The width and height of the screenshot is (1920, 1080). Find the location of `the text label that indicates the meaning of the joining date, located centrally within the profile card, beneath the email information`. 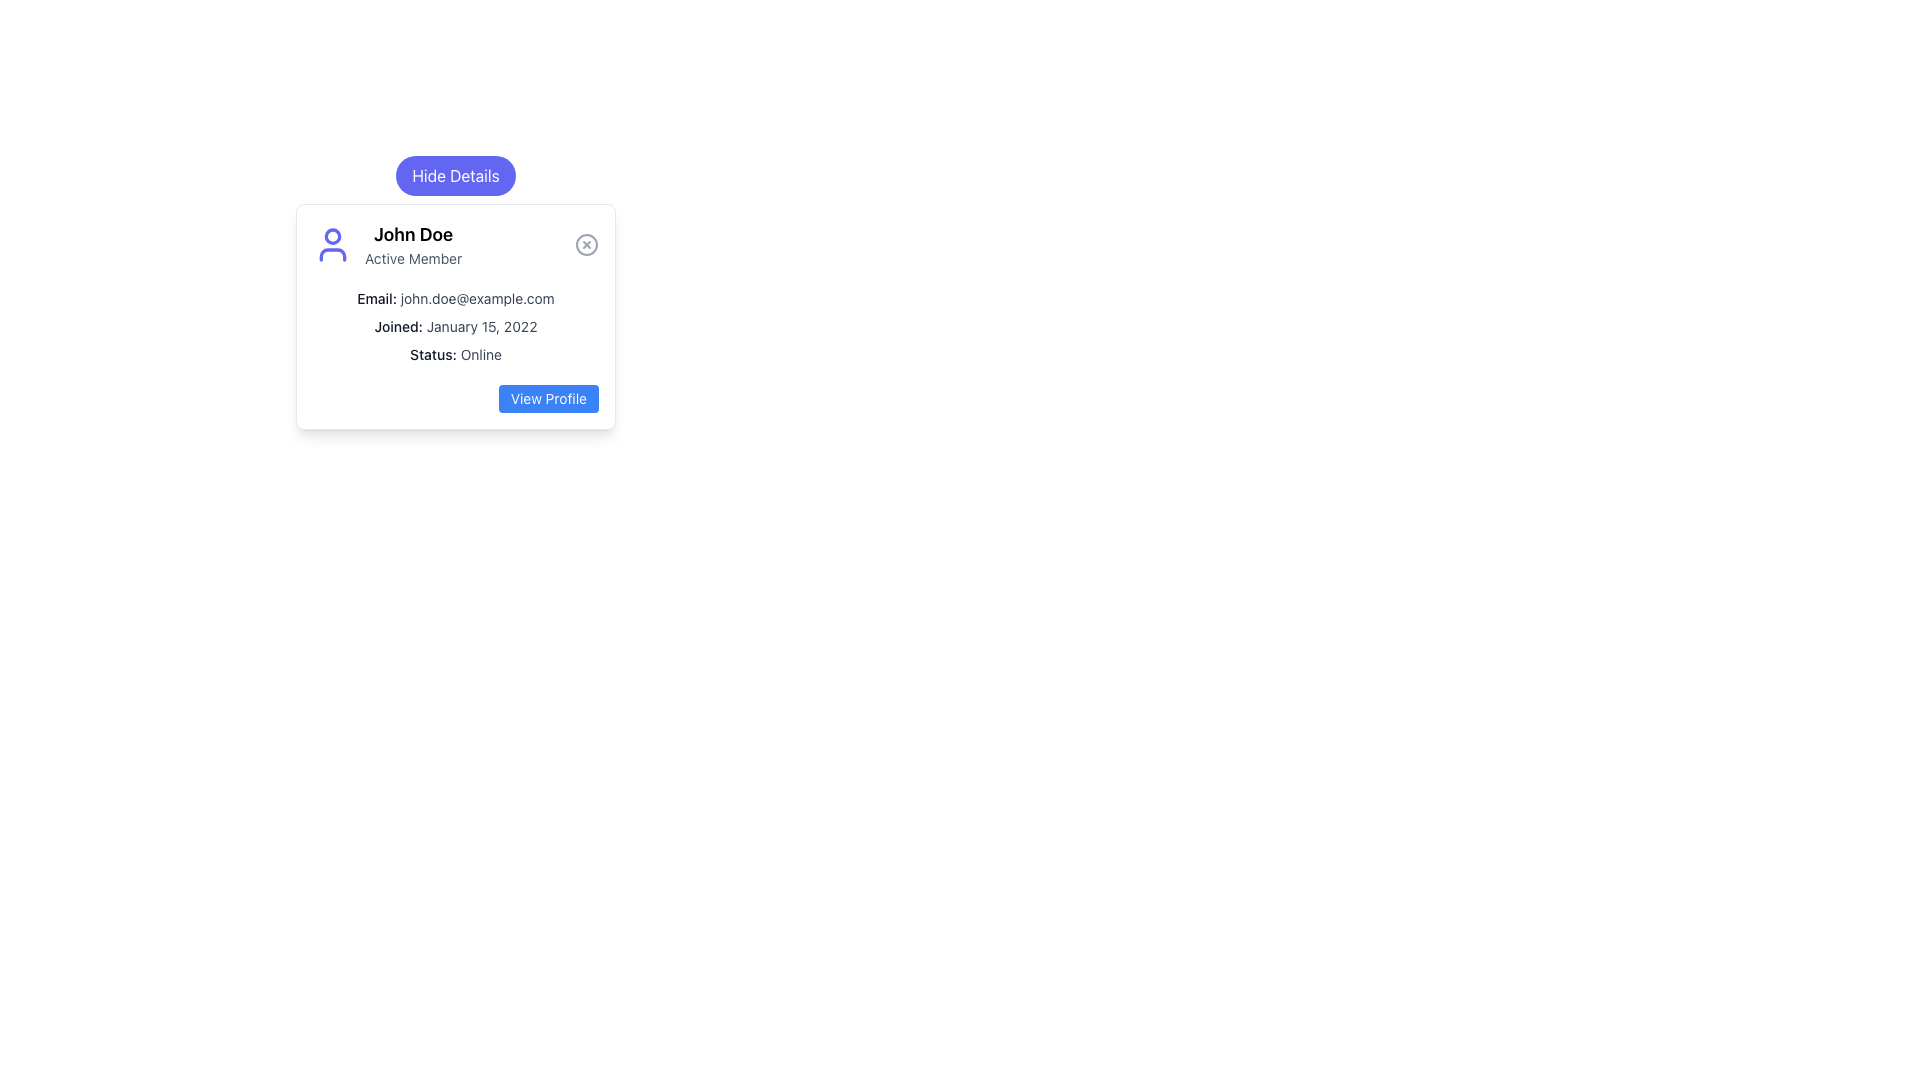

the text label that indicates the meaning of the joining date, located centrally within the profile card, beneath the email information is located at coordinates (398, 325).